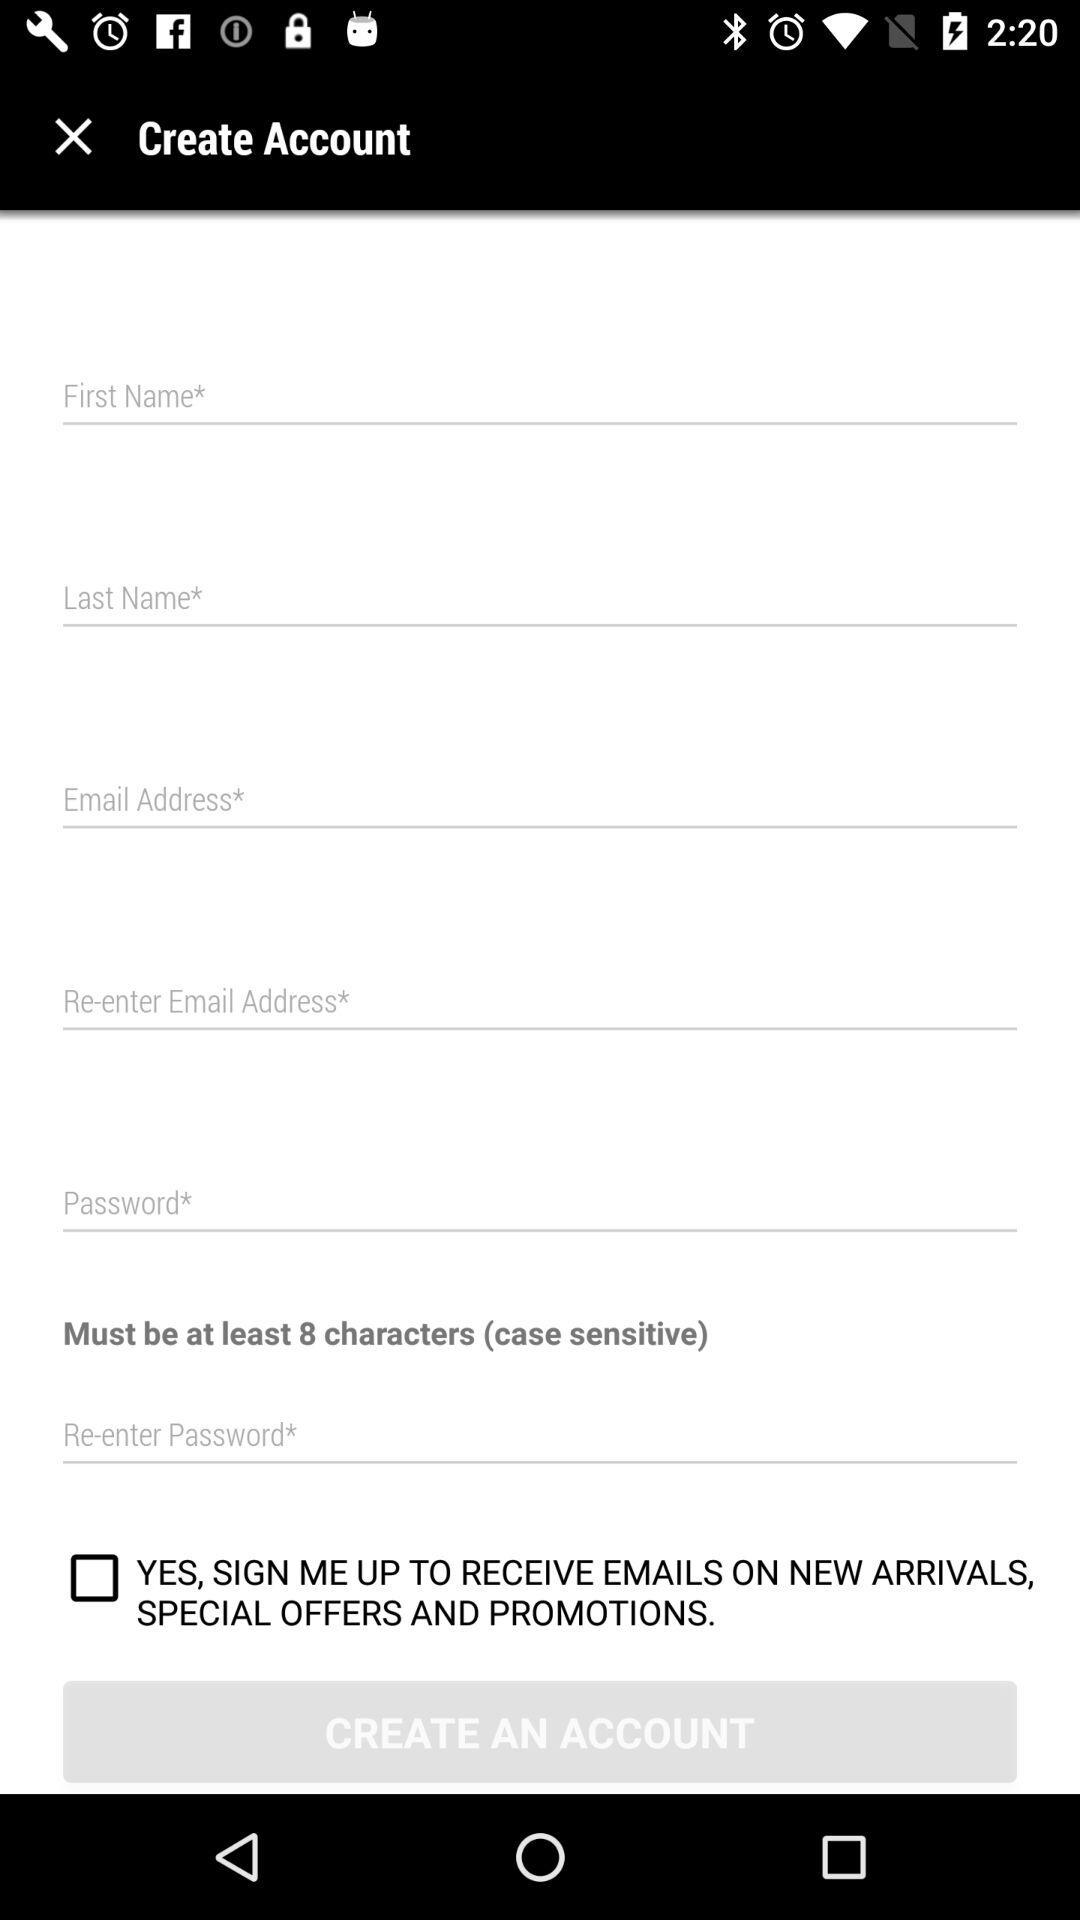 This screenshot has height=1920, width=1080. I want to click on sign up for special offers and promotions, so click(94, 1580).